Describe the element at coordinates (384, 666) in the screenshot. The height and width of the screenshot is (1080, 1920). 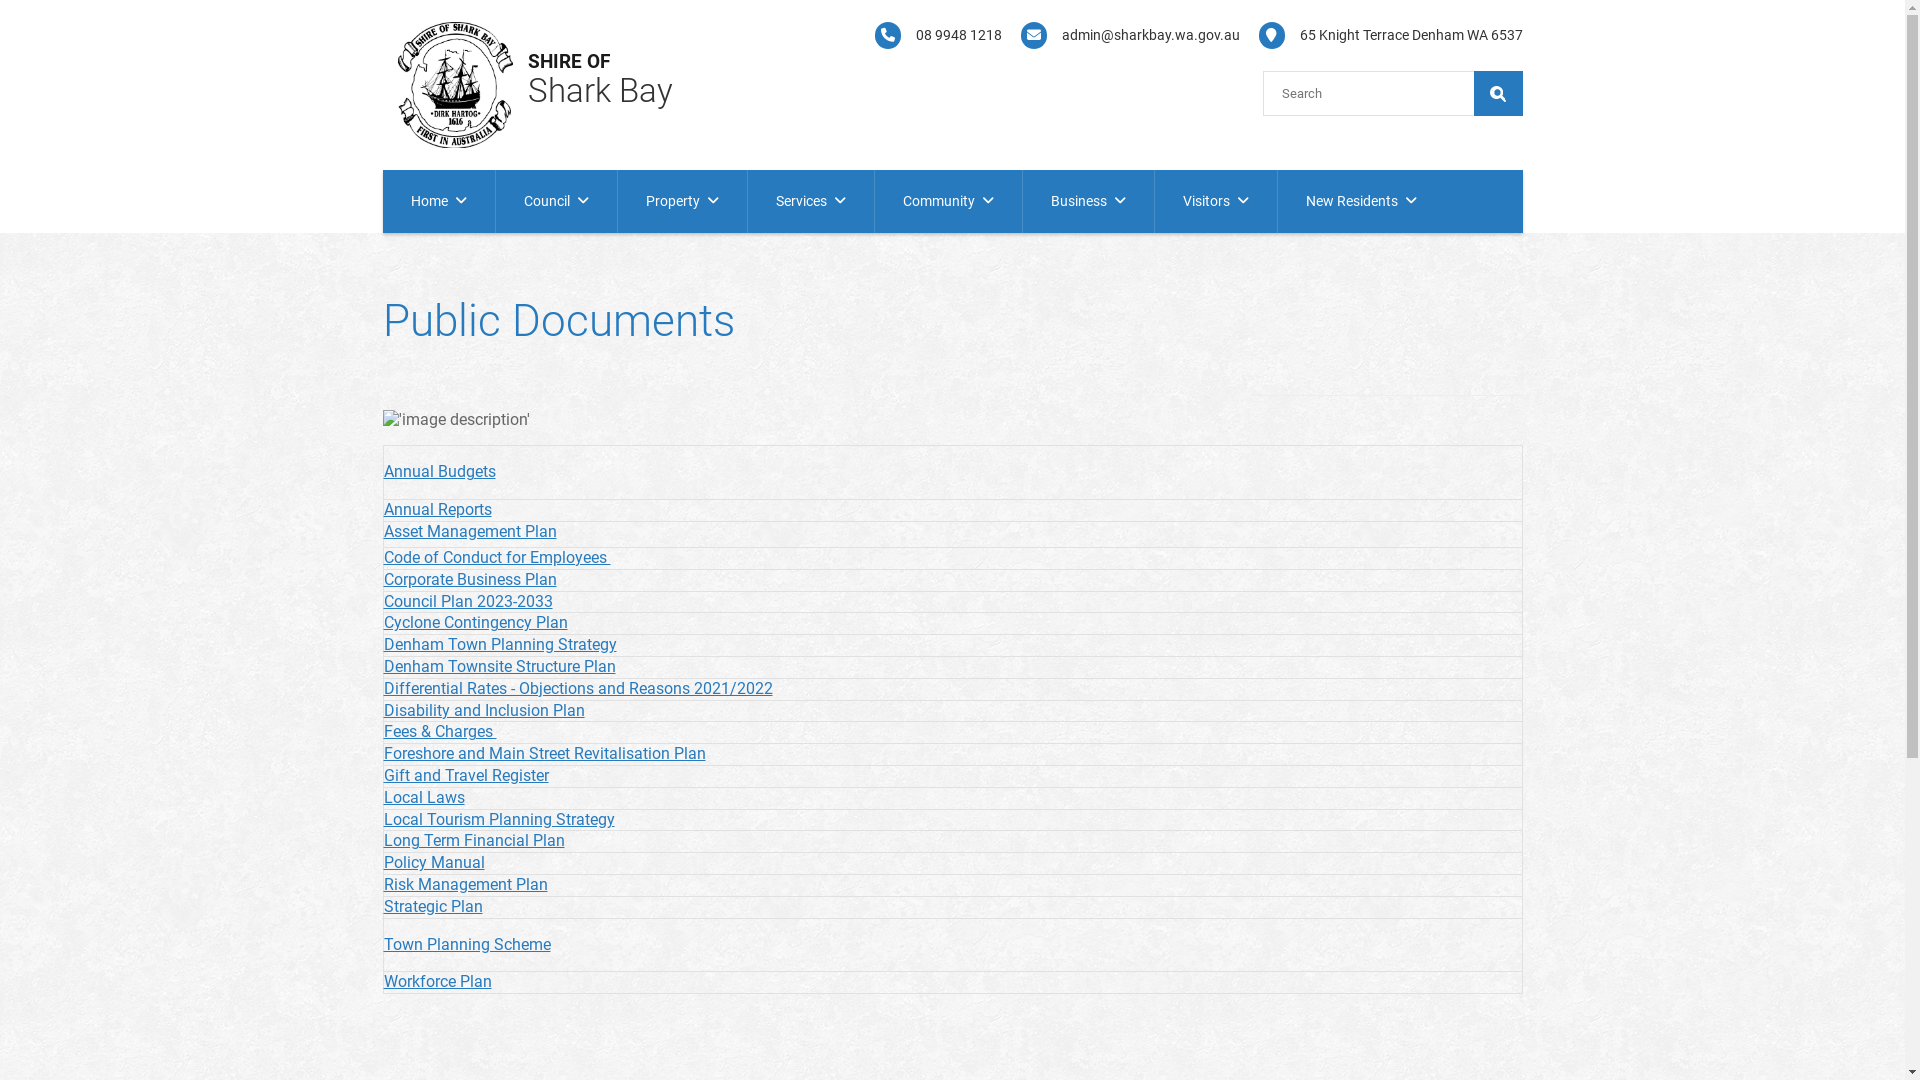
I see `'Denham Townsite Structure Plan'` at that location.